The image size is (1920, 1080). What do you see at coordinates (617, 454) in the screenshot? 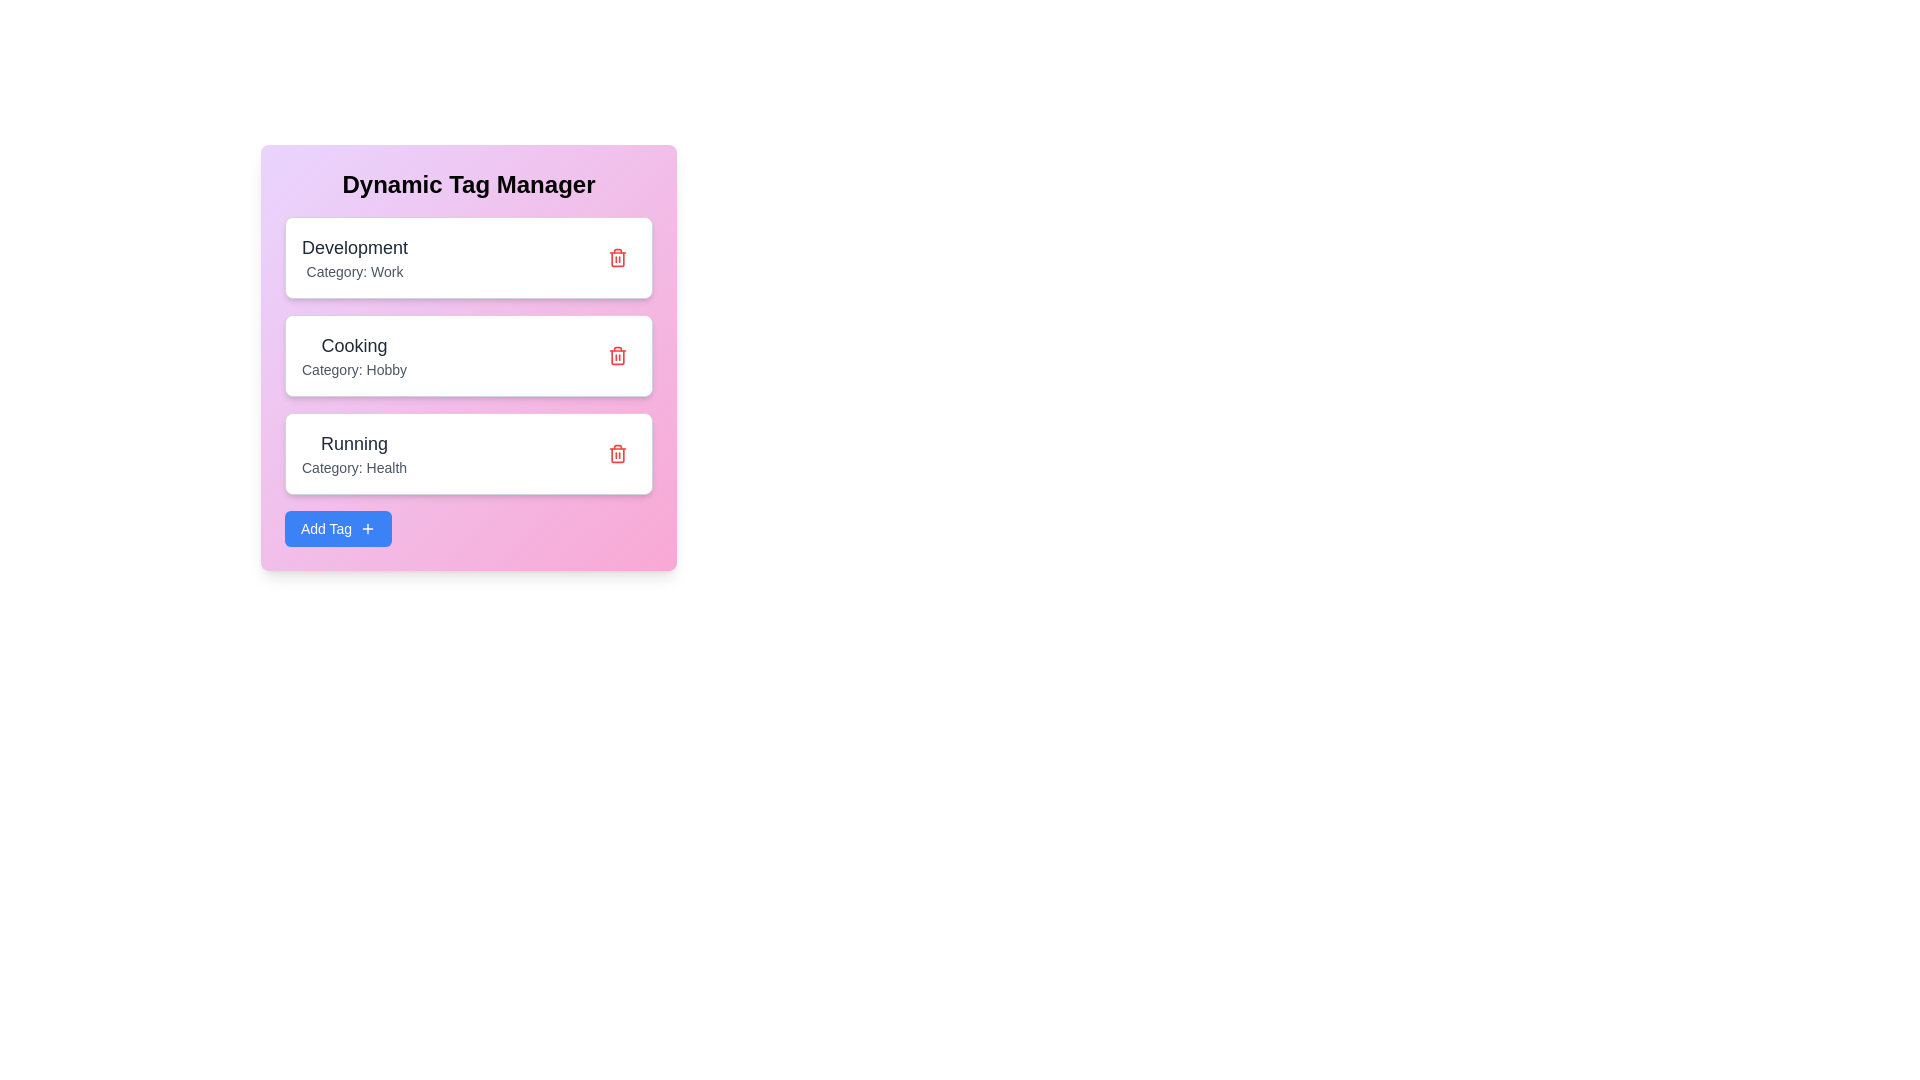
I see `the tag named Running by clicking the trash icon next to it` at bounding box center [617, 454].